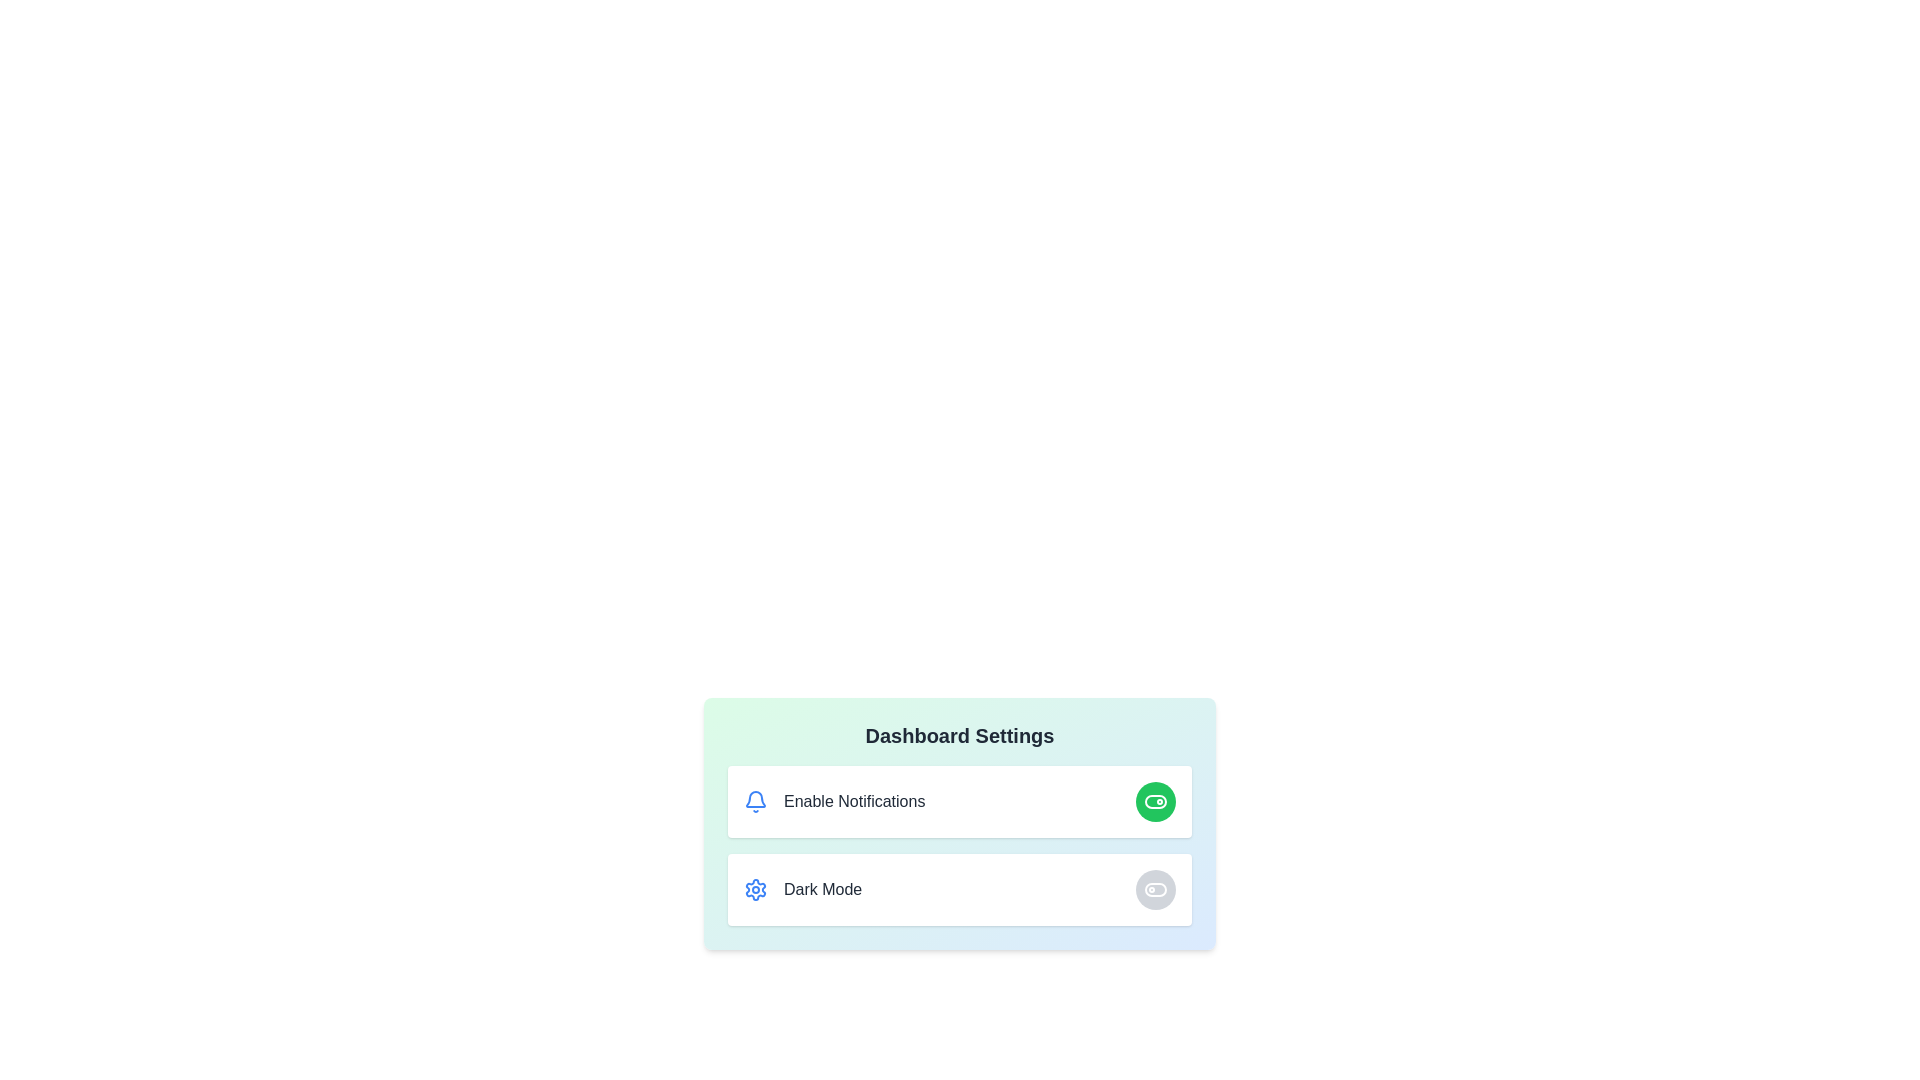  I want to click on the green circular toggle button of the 'Enable Notifications' switch located in the 'Dashboard Settings' section to change its state, so click(960, 801).